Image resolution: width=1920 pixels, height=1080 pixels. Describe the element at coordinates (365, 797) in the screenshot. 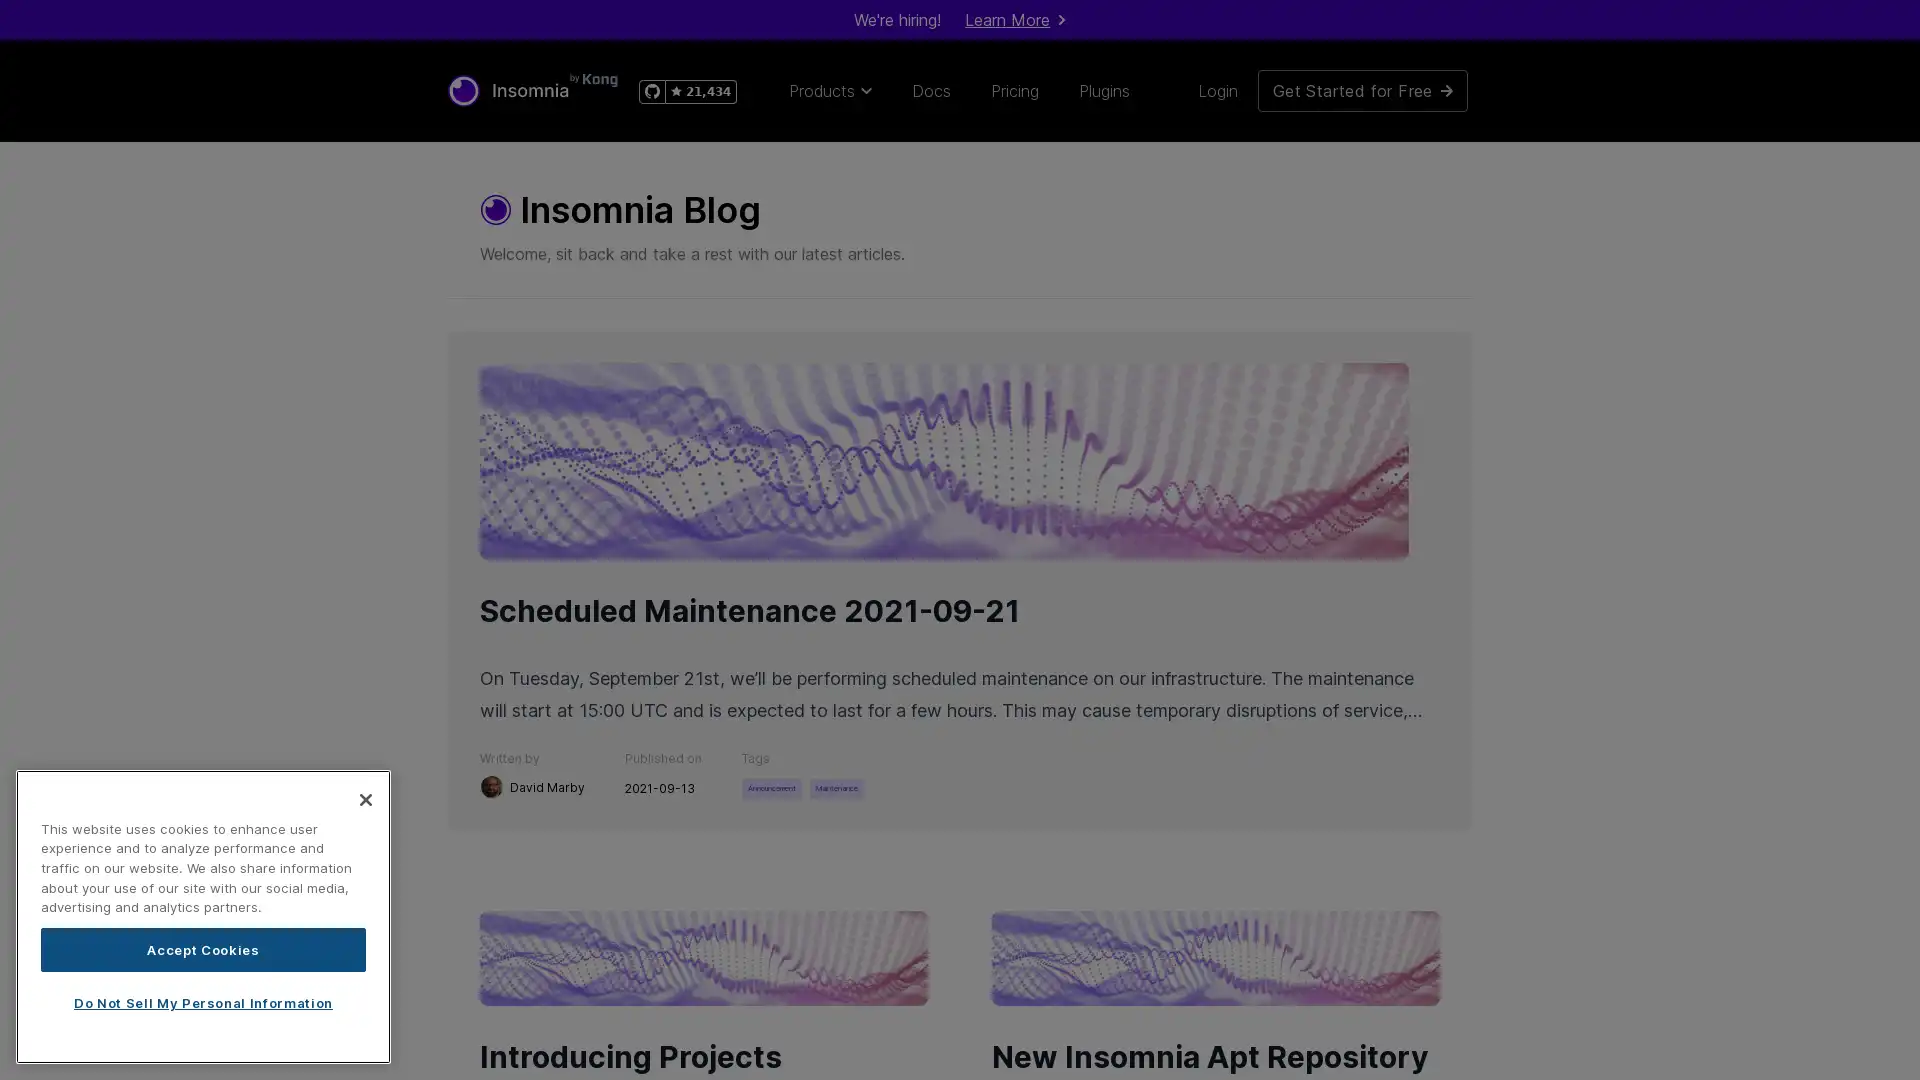

I see `Close` at that location.